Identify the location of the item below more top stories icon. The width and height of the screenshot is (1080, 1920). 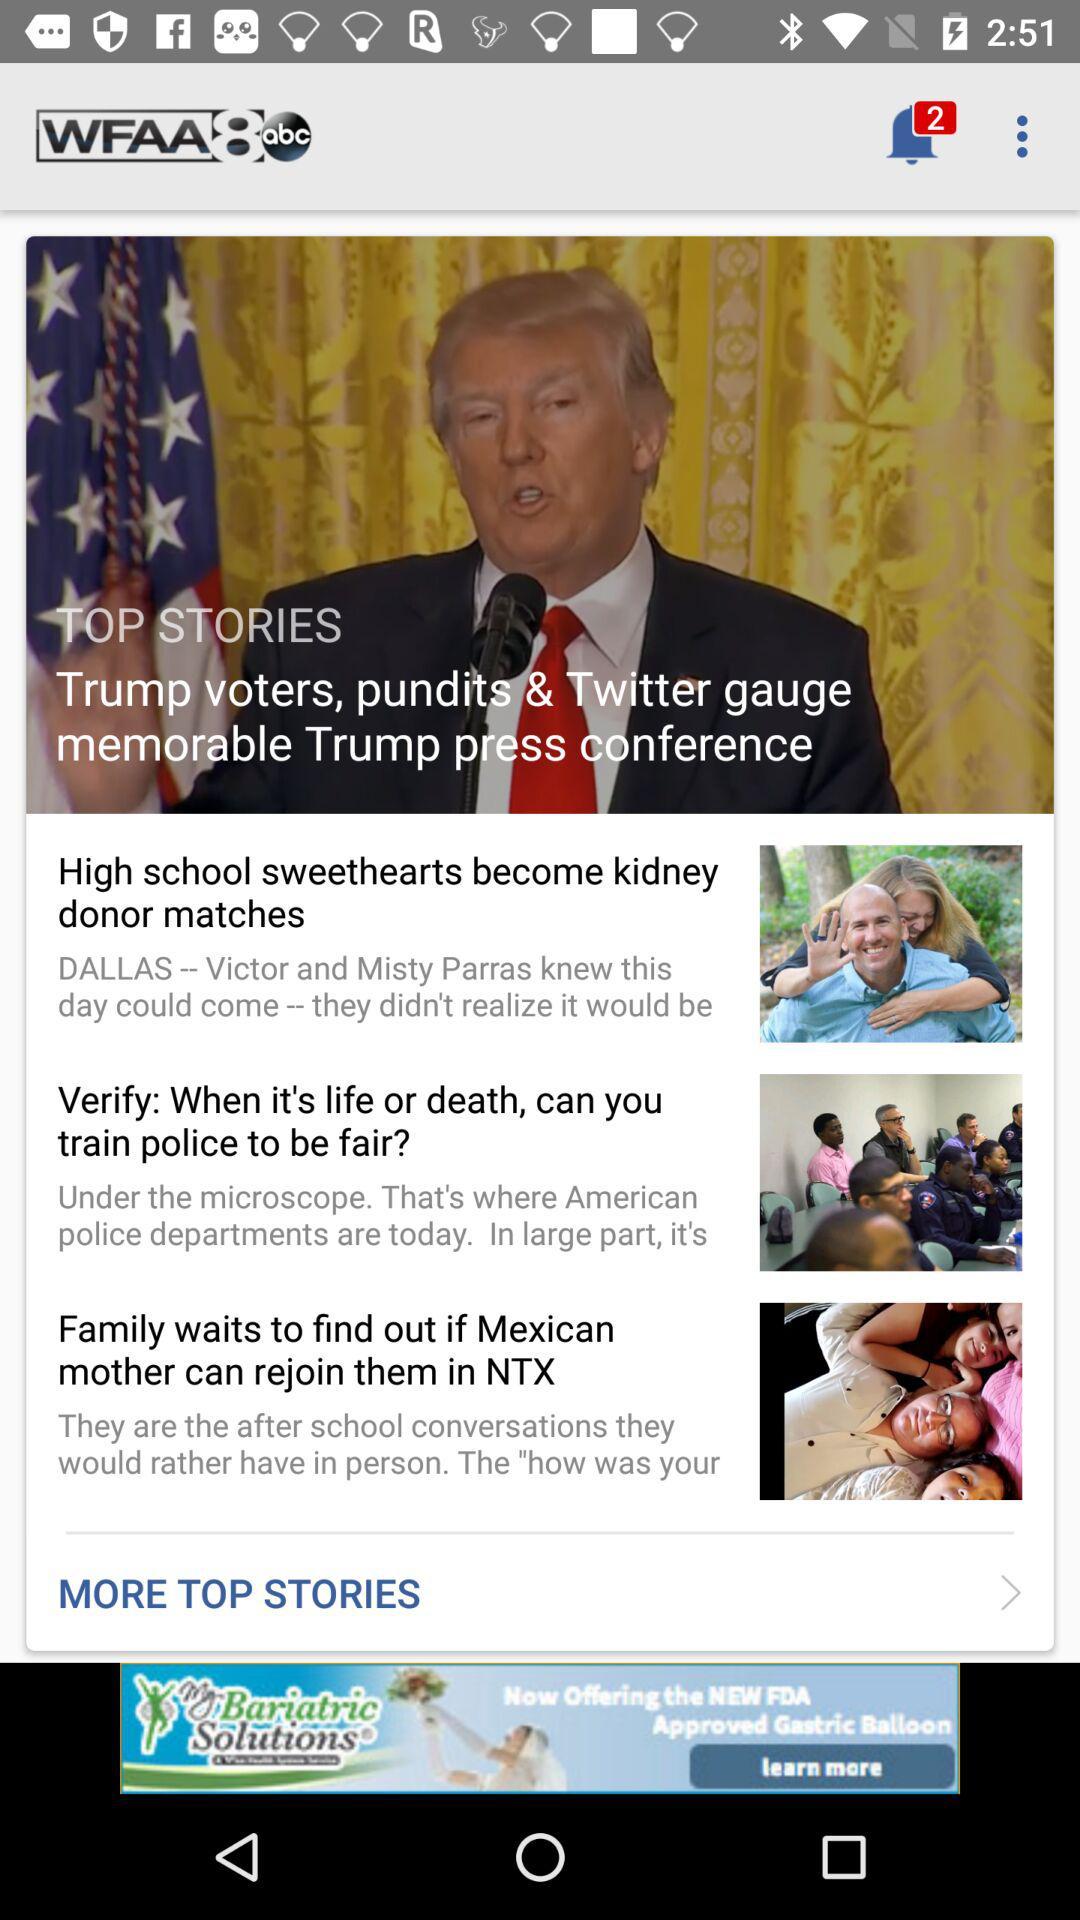
(540, 1727).